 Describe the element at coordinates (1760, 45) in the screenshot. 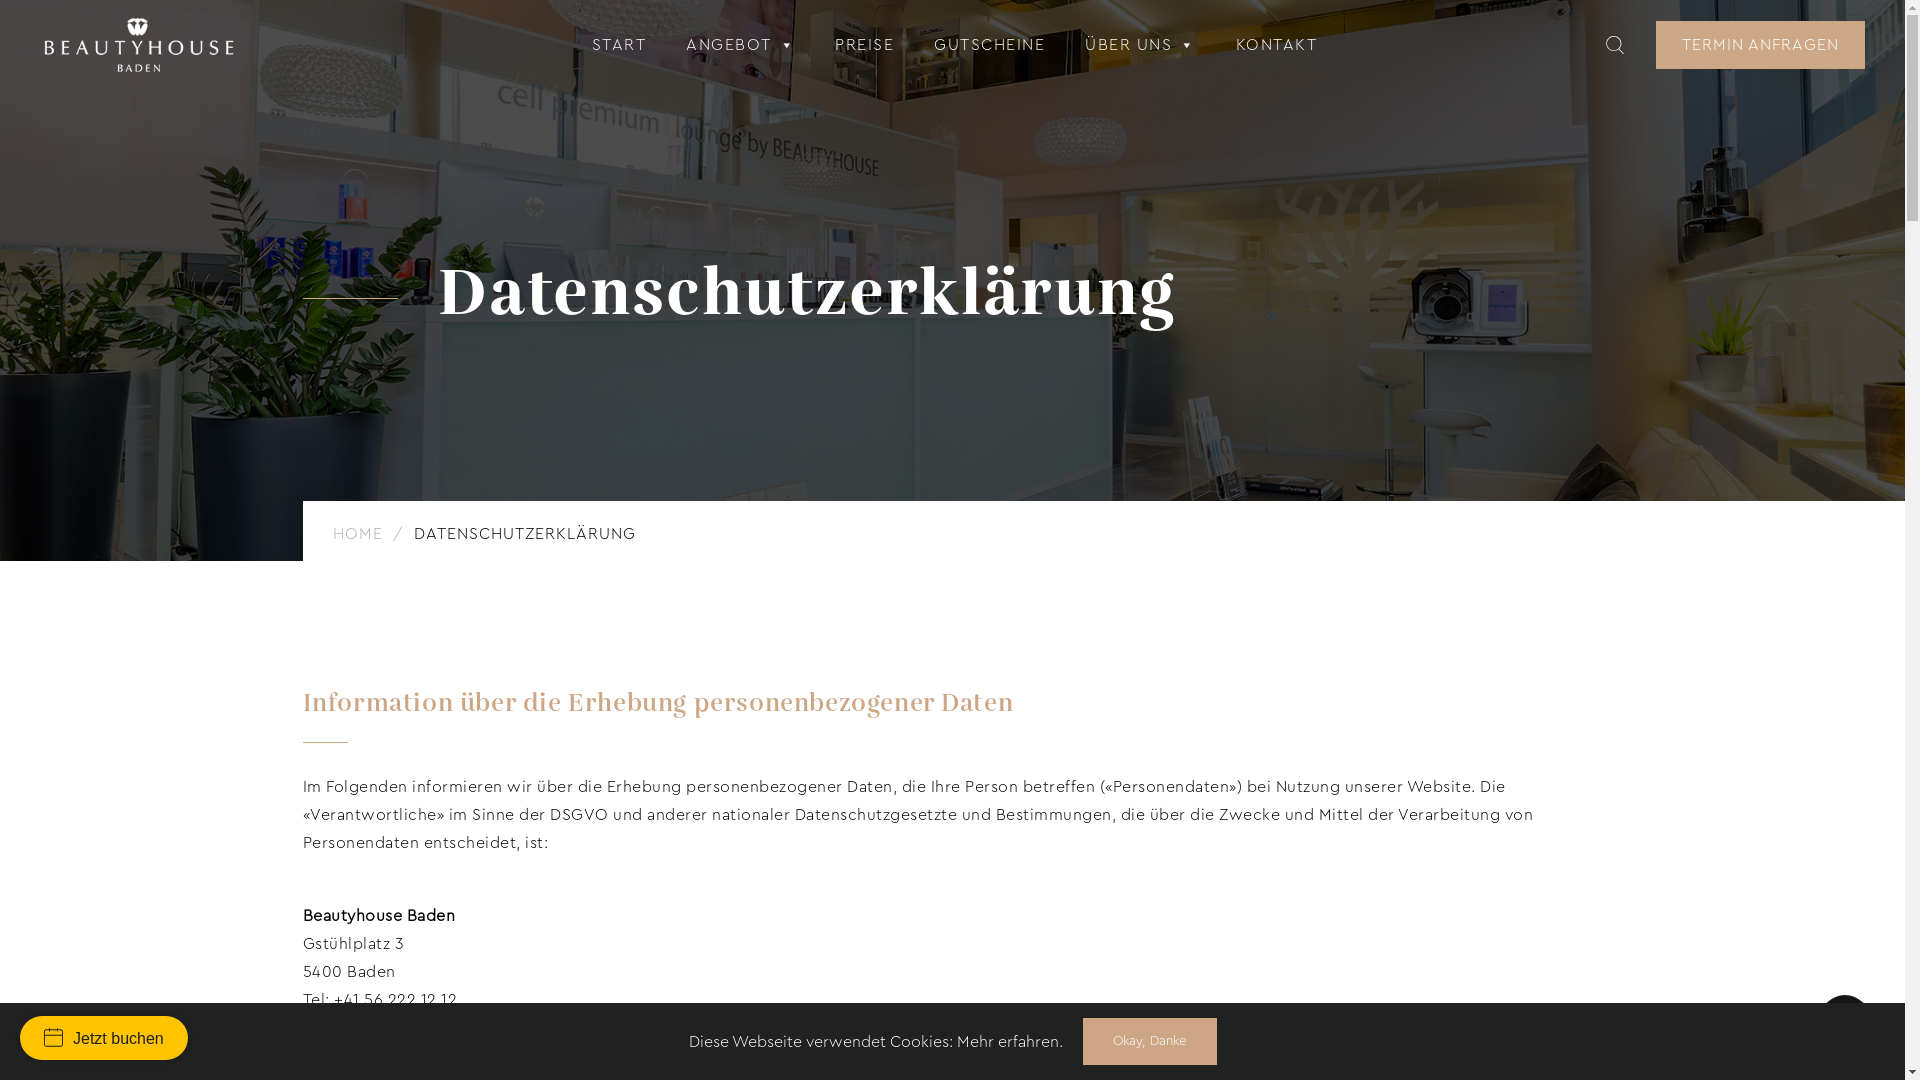

I see `'TERMIN ANFRAGEN'` at that location.